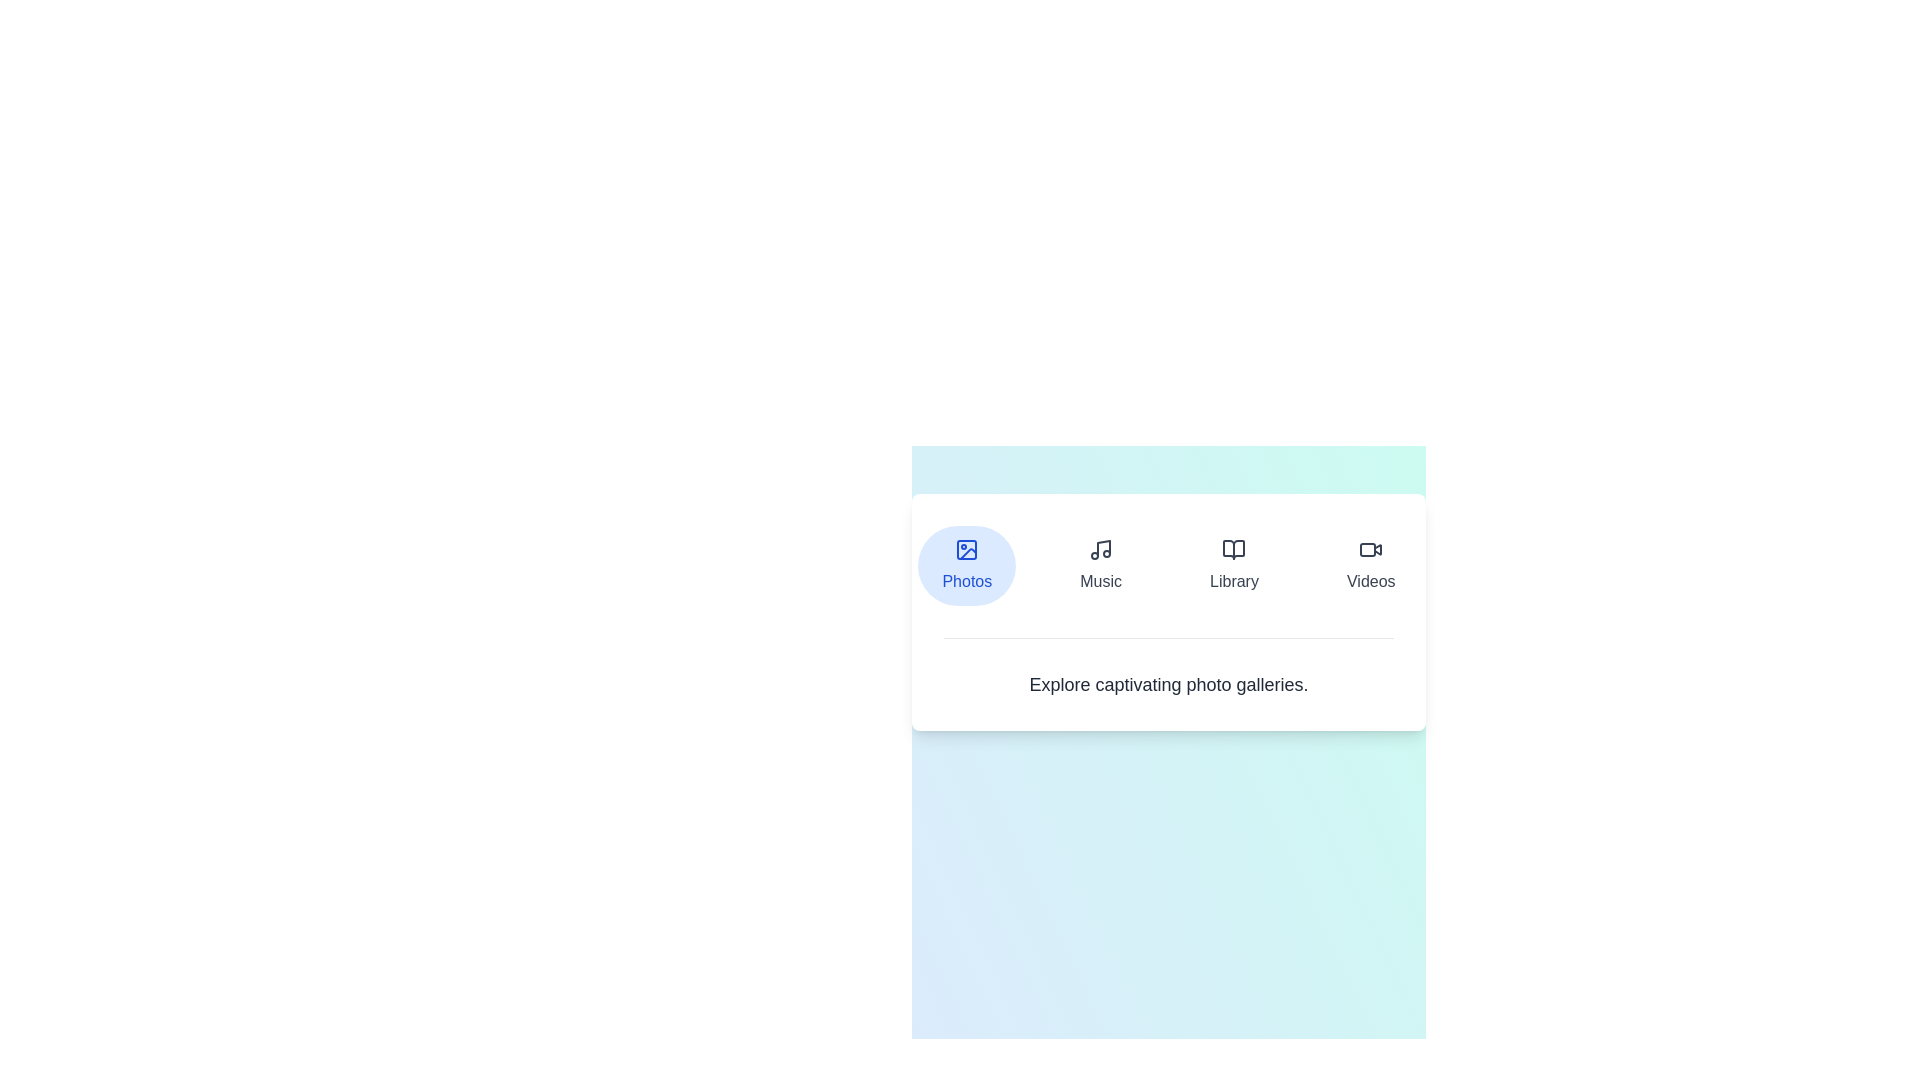 This screenshot has height=1080, width=1920. What do you see at coordinates (967, 550) in the screenshot?
I see `the rounded rectangle graphical shape that represents an image icon, located centrally within the SVG element` at bounding box center [967, 550].